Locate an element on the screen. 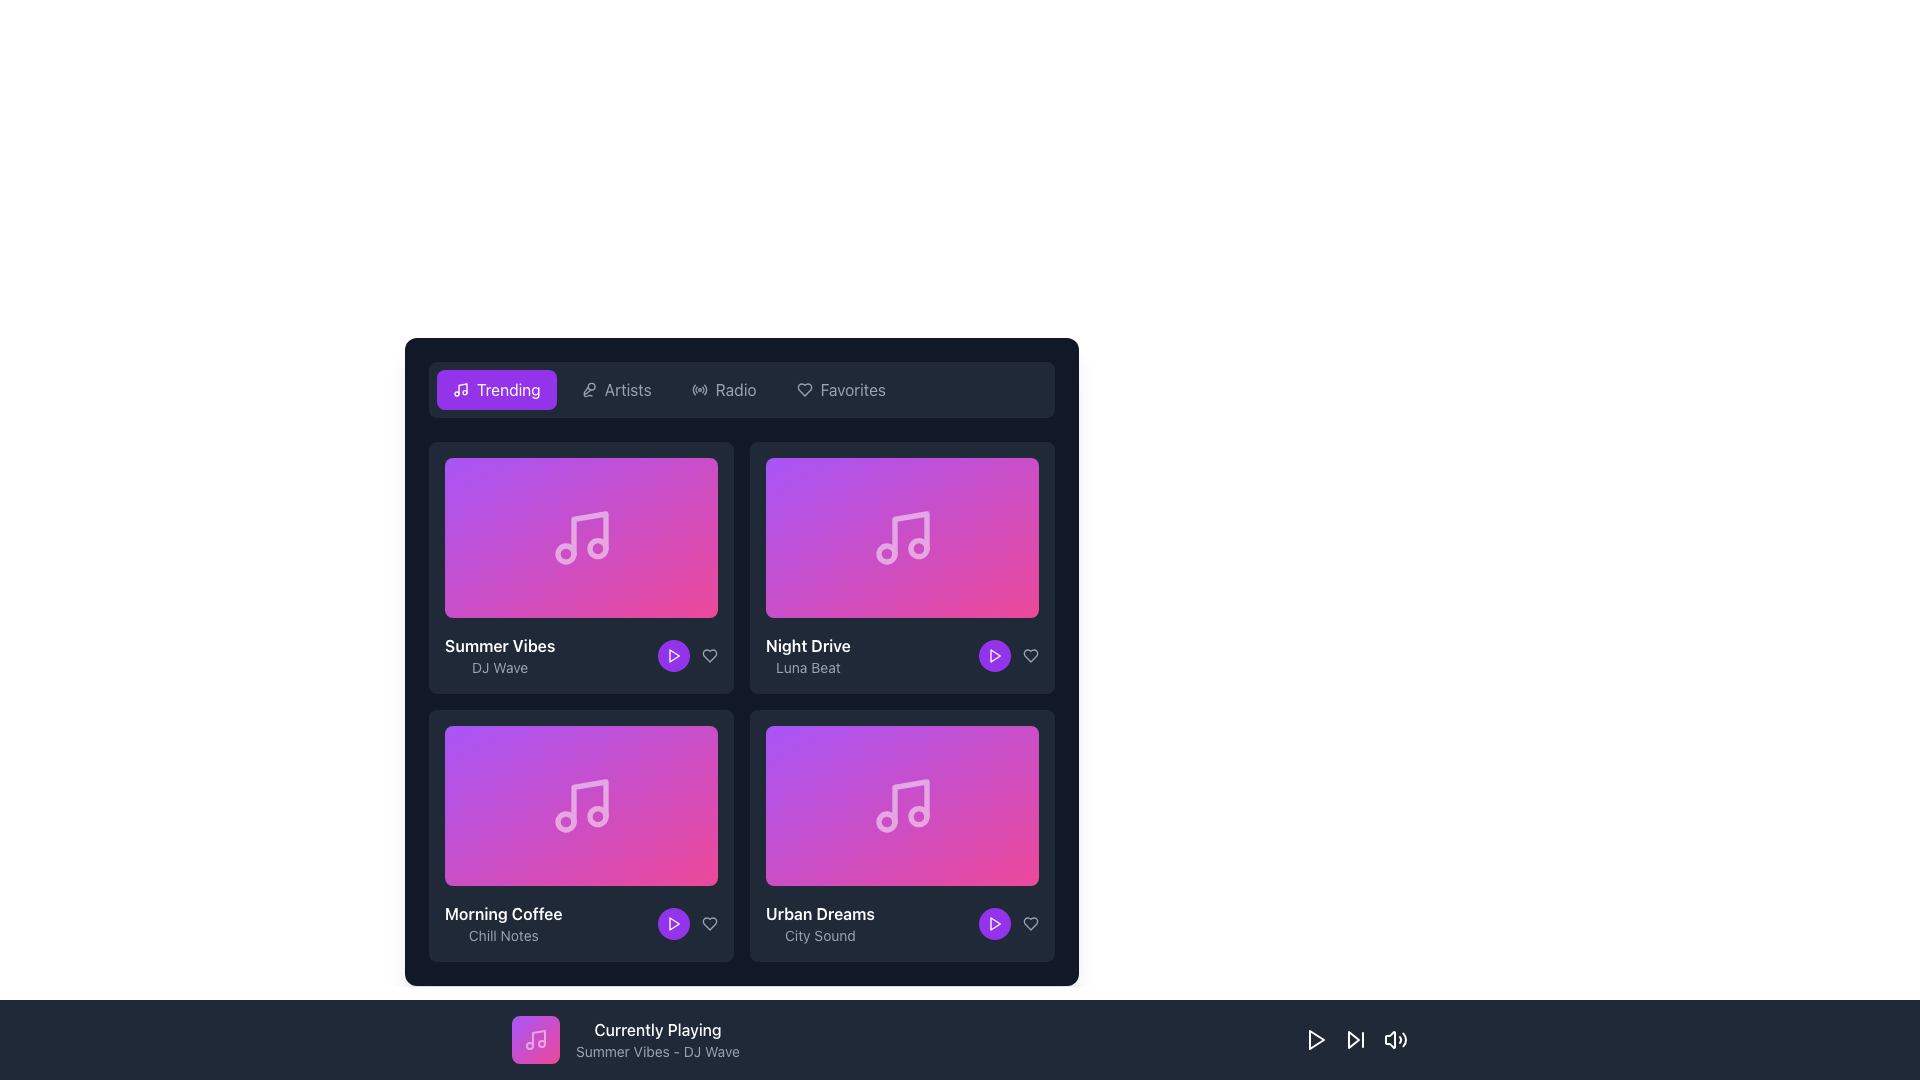 This screenshot has height=1080, width=1920. the heart-shaped icon located at the bottom-right corner of the 'Urban Dreams' card to mark the item as liked is located at coordinates (1031, 924).